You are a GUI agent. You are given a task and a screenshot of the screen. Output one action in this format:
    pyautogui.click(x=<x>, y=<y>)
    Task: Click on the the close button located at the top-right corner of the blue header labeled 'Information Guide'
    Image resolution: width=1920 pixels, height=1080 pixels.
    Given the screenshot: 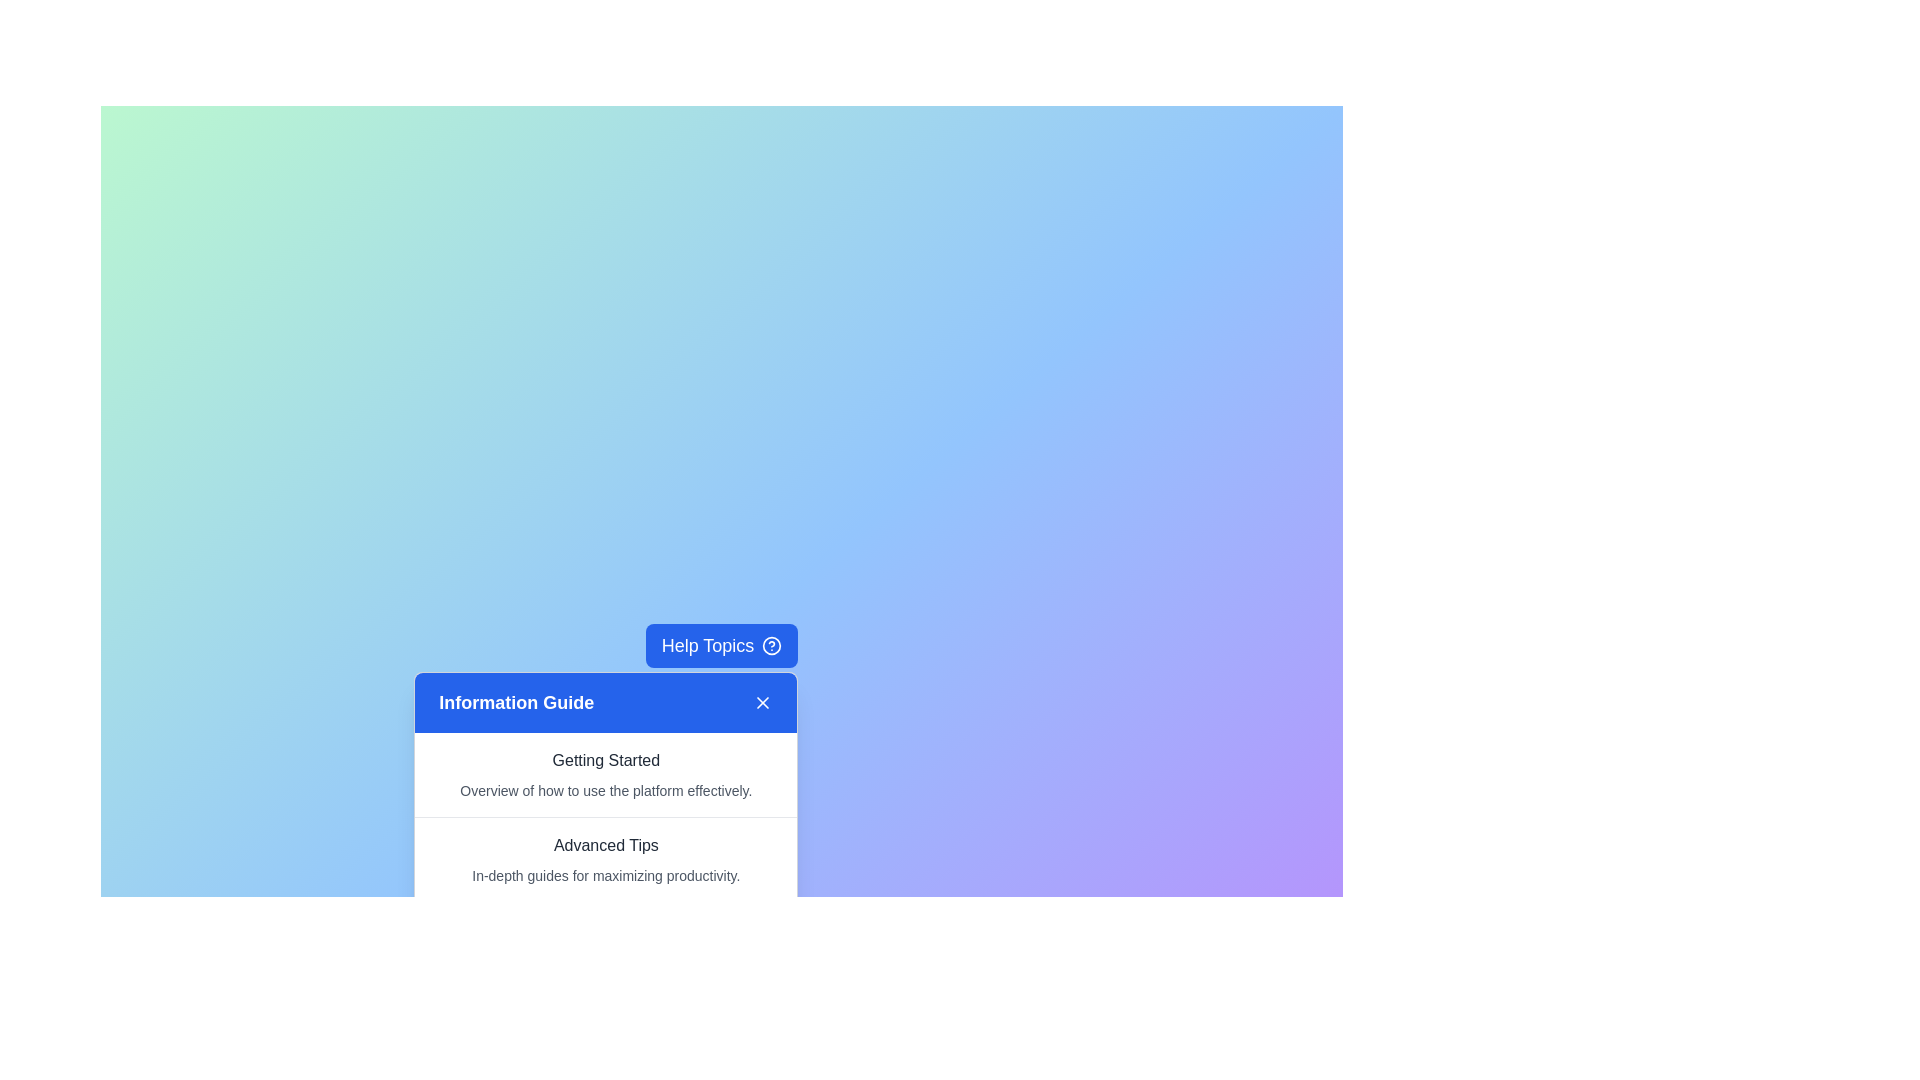 What is the action you would take?
    pyautogui.click(x=762, y=701)
    